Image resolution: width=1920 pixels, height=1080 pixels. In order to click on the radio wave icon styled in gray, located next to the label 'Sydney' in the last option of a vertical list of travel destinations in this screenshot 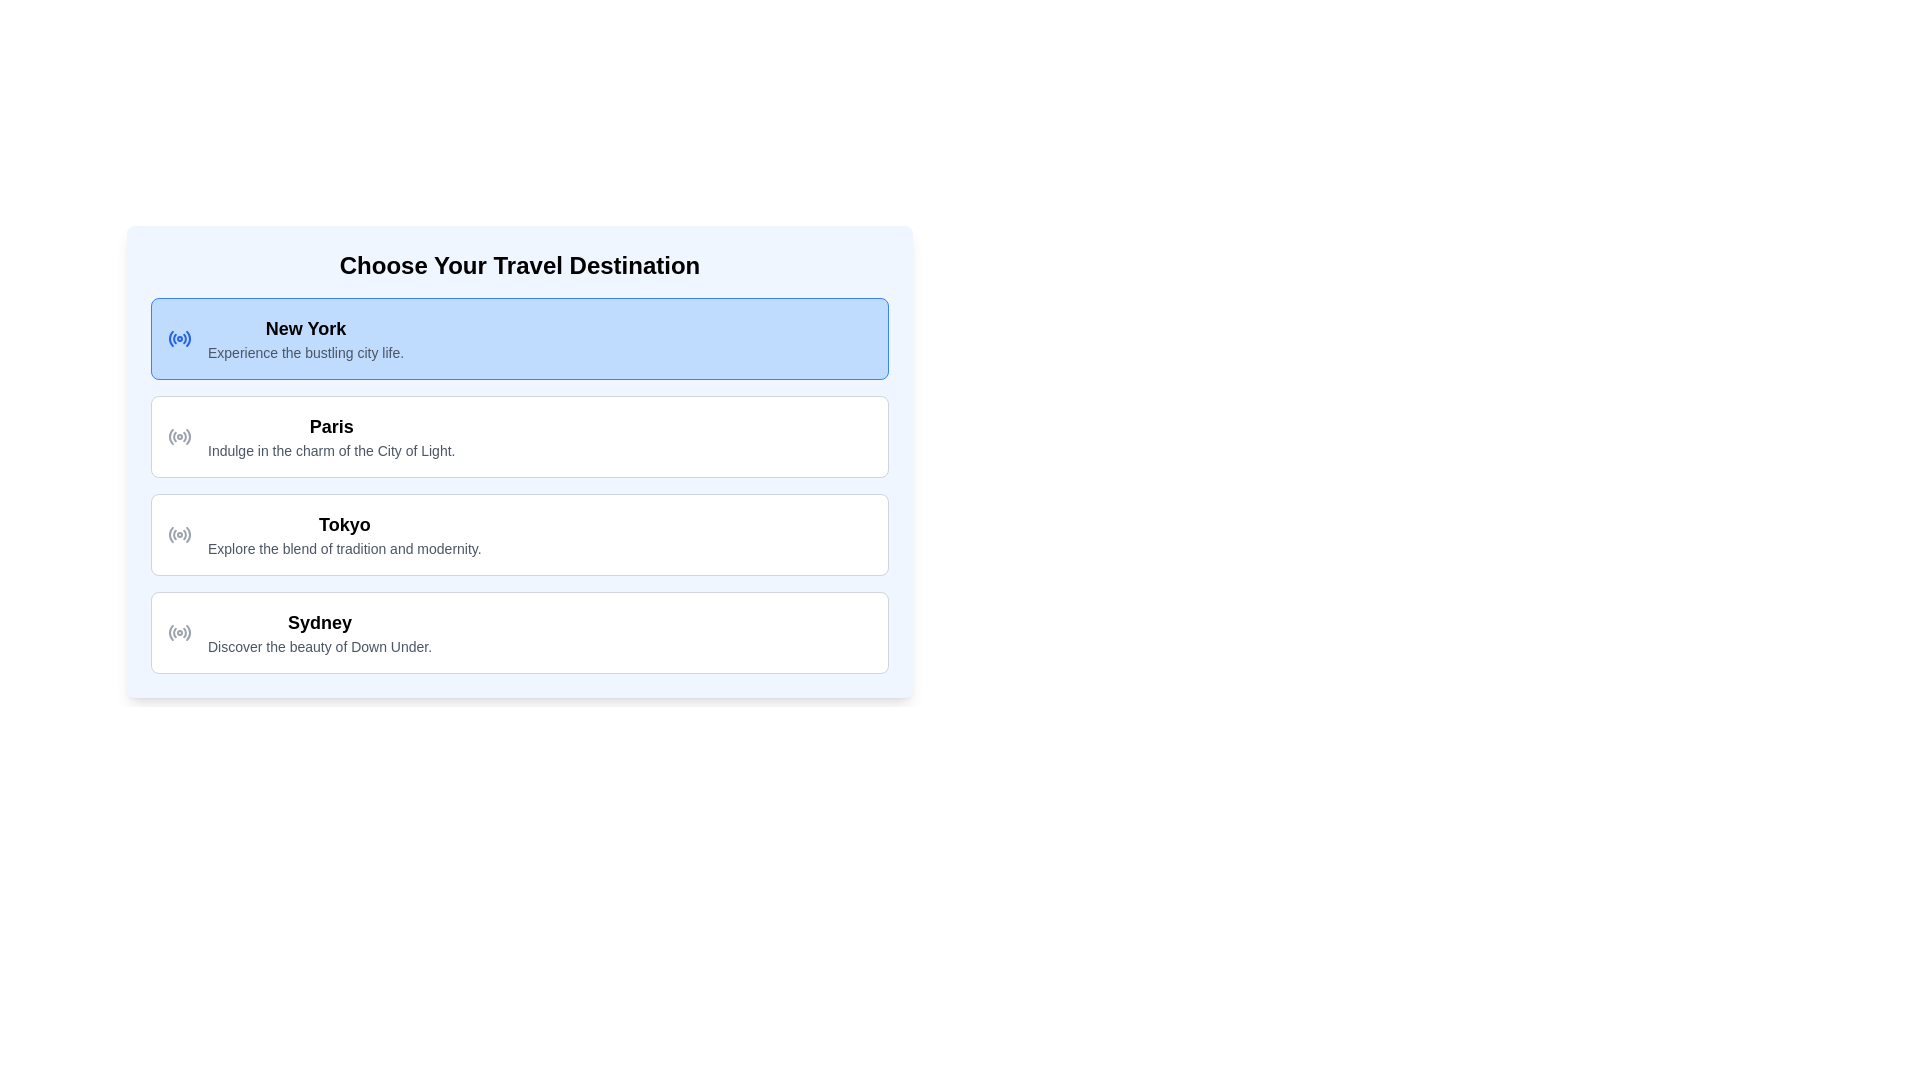, I will do `click(180, 632)`.